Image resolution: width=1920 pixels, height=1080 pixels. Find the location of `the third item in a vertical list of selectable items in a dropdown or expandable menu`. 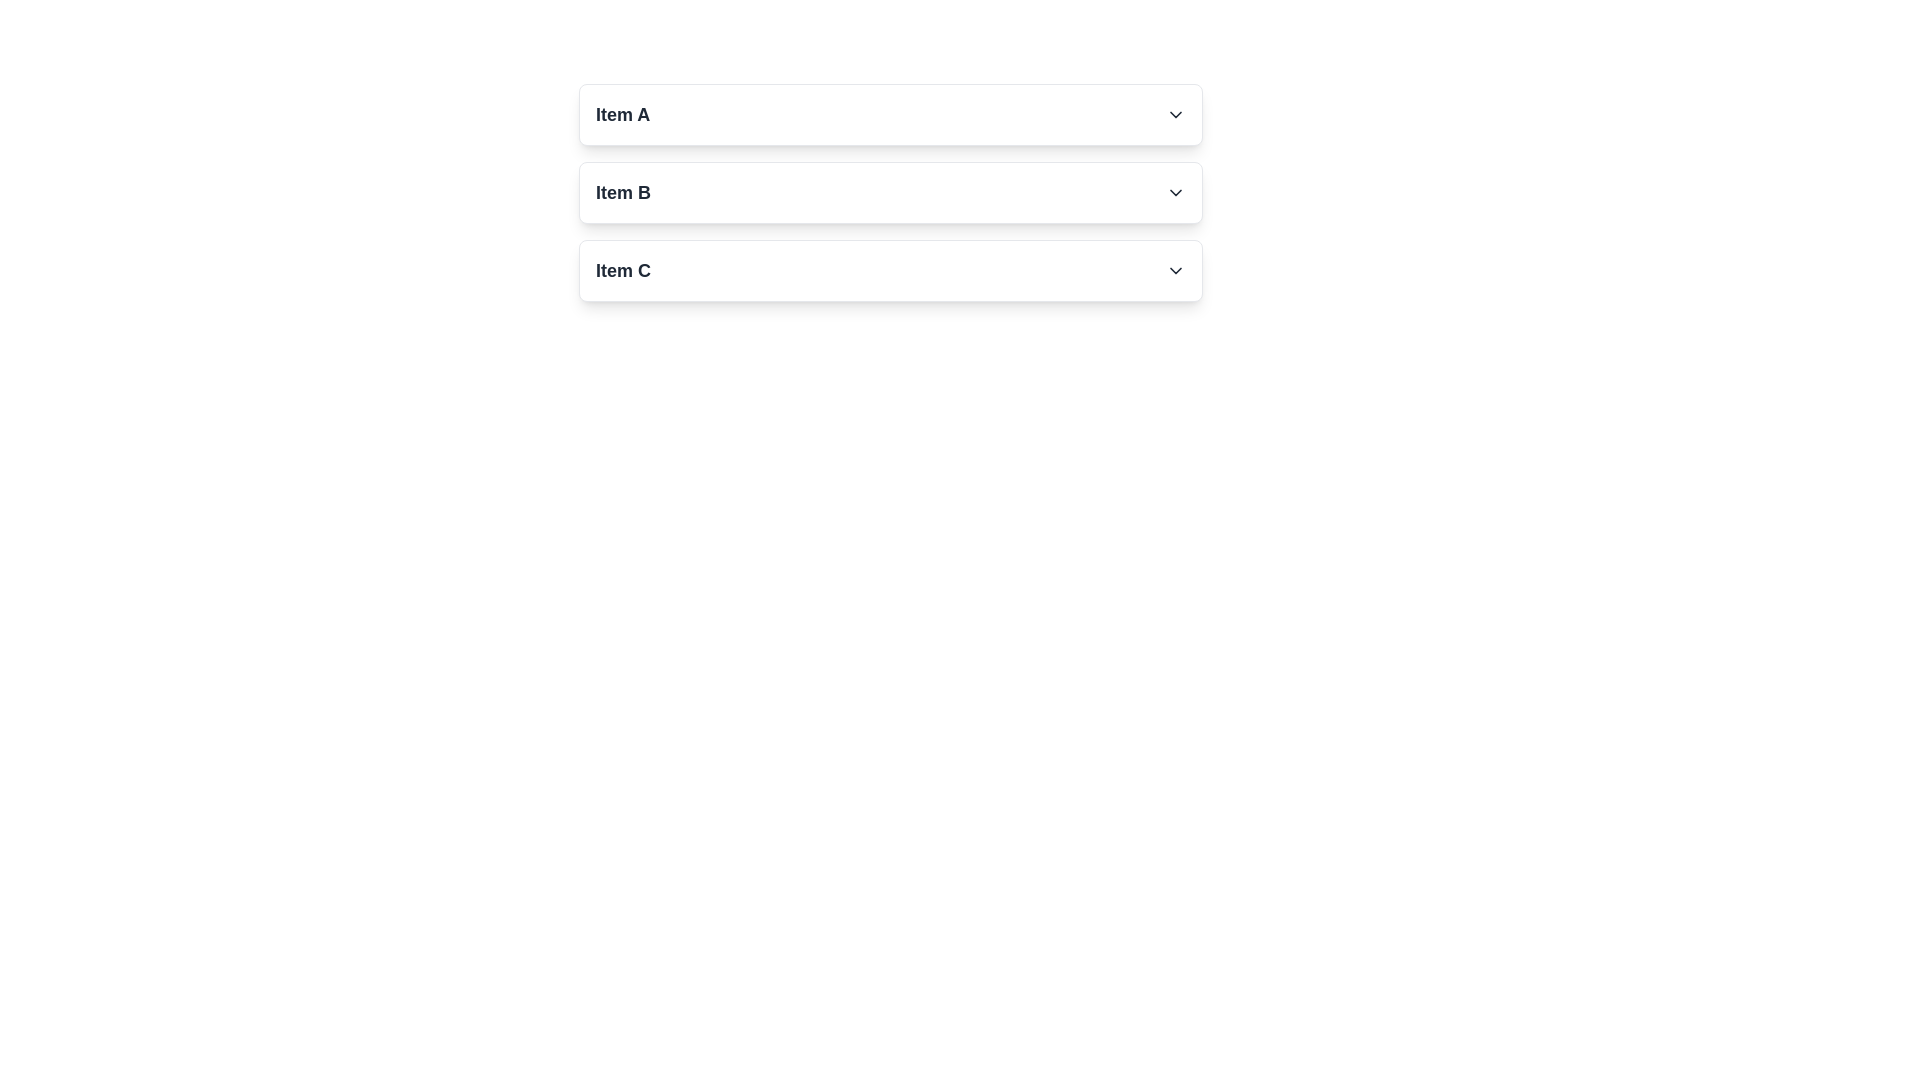

the third item in a vertical list of selectable items in a dropdown or expandable menu is located at coordinates (890, 270).